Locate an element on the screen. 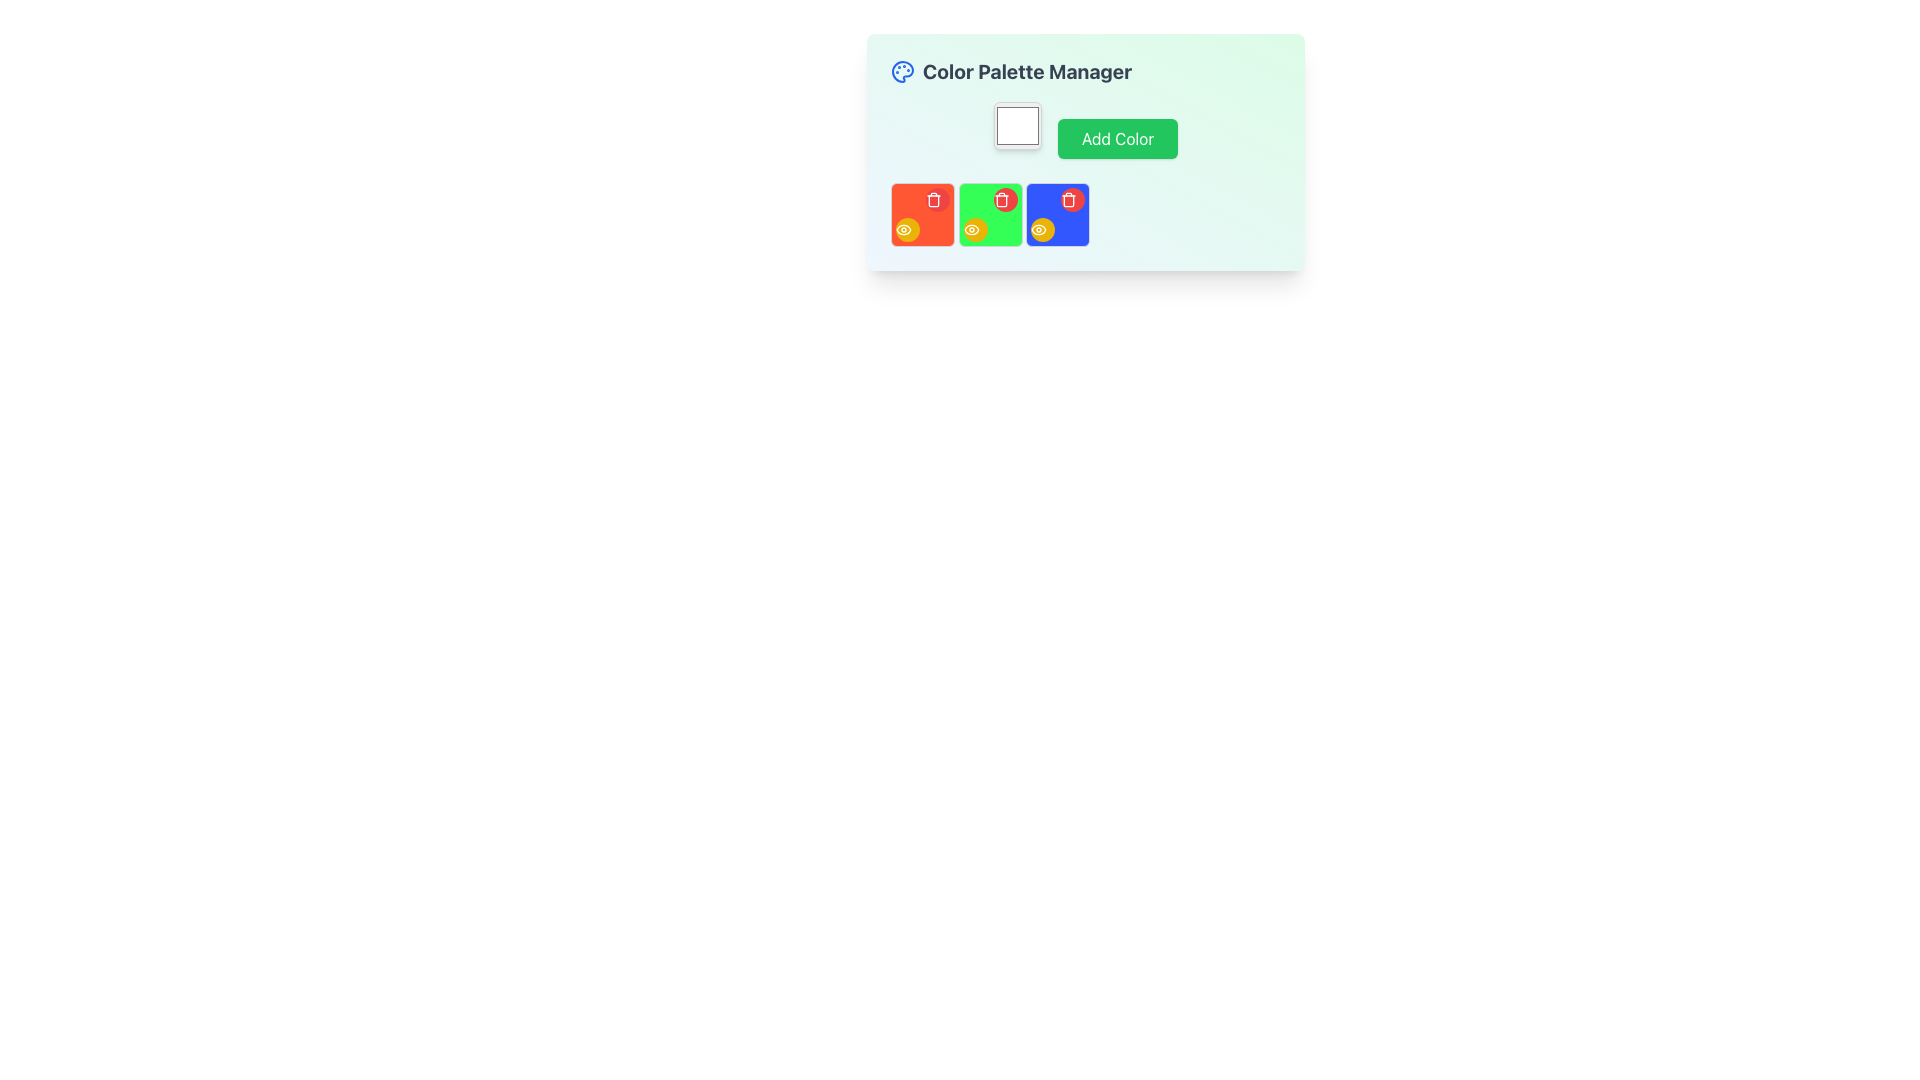  the blue-themed SVG graphic icon located in the top-left corner above the 'Color Palette Manager' title is located at coordinates (901, 71).